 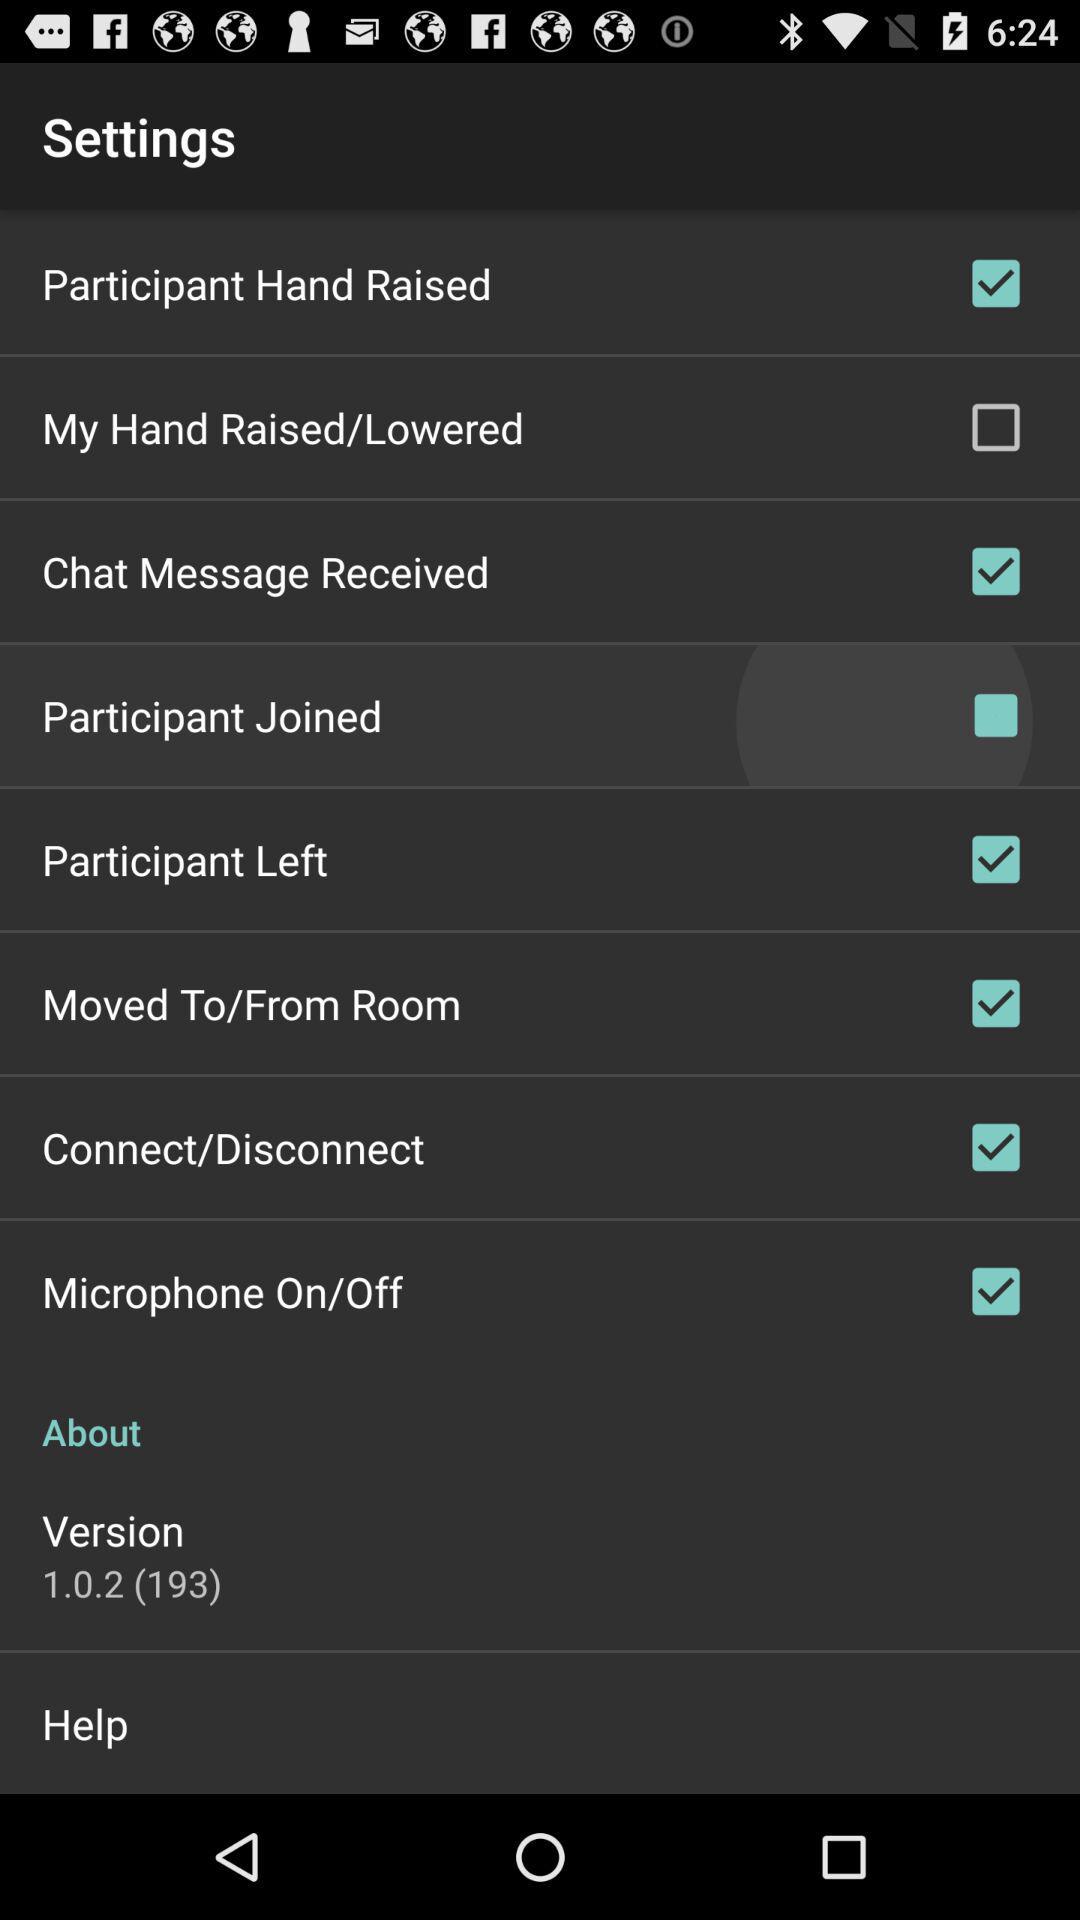 I want to click on the item above help app, so click(x=131, y=1582).